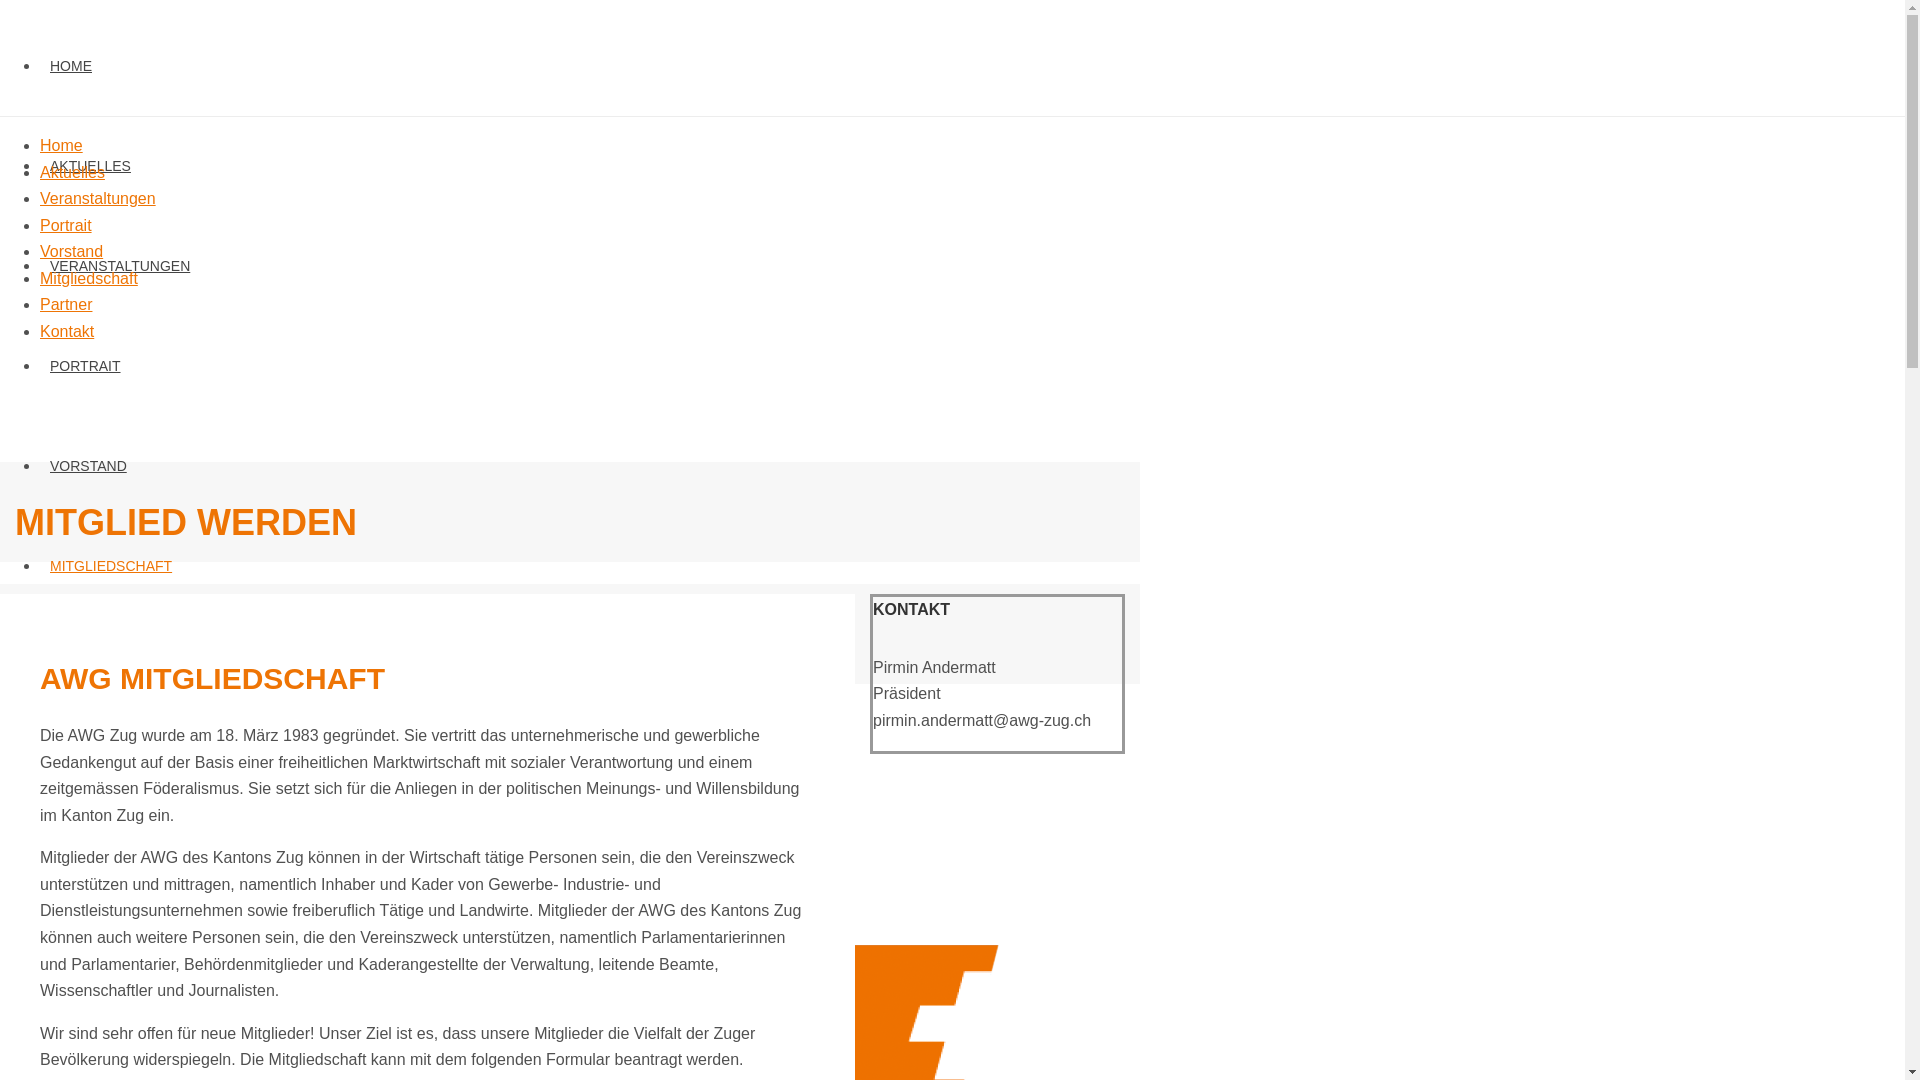 This screenshot has width=1920, height=1080. What do you see at coordinates (88, 278) in the screenshot?
I see `'Mitgliedschaft'` at bounding box center [88, 278].